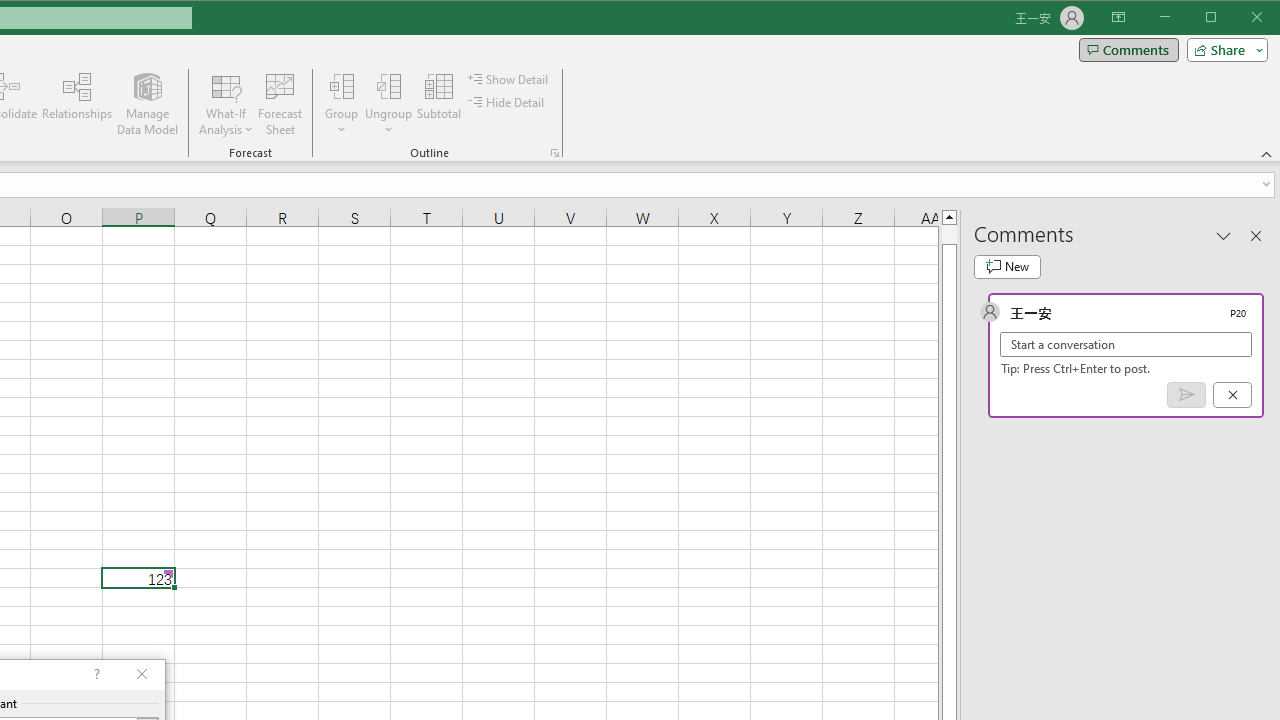 The image size is (1280, 720). I want to click on 'Hide Detail', so click(506, 102).